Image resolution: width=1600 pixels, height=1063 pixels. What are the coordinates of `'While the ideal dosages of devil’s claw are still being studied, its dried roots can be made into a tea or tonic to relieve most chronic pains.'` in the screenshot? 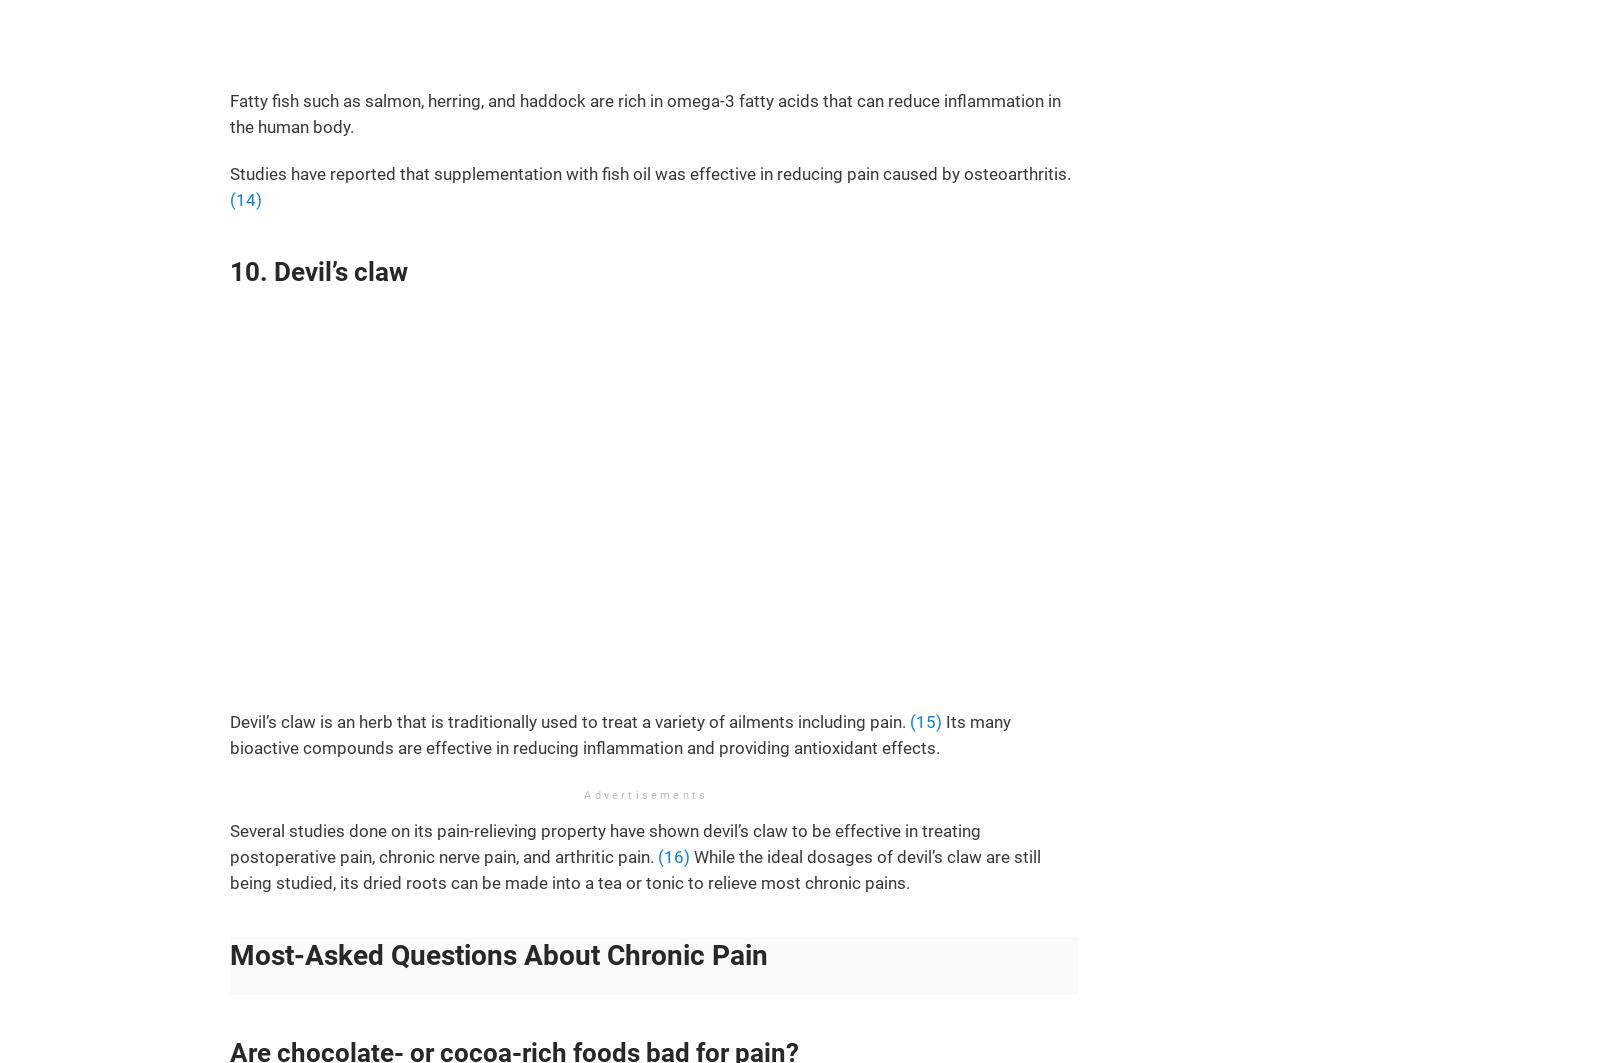 It's located at (229, 868).